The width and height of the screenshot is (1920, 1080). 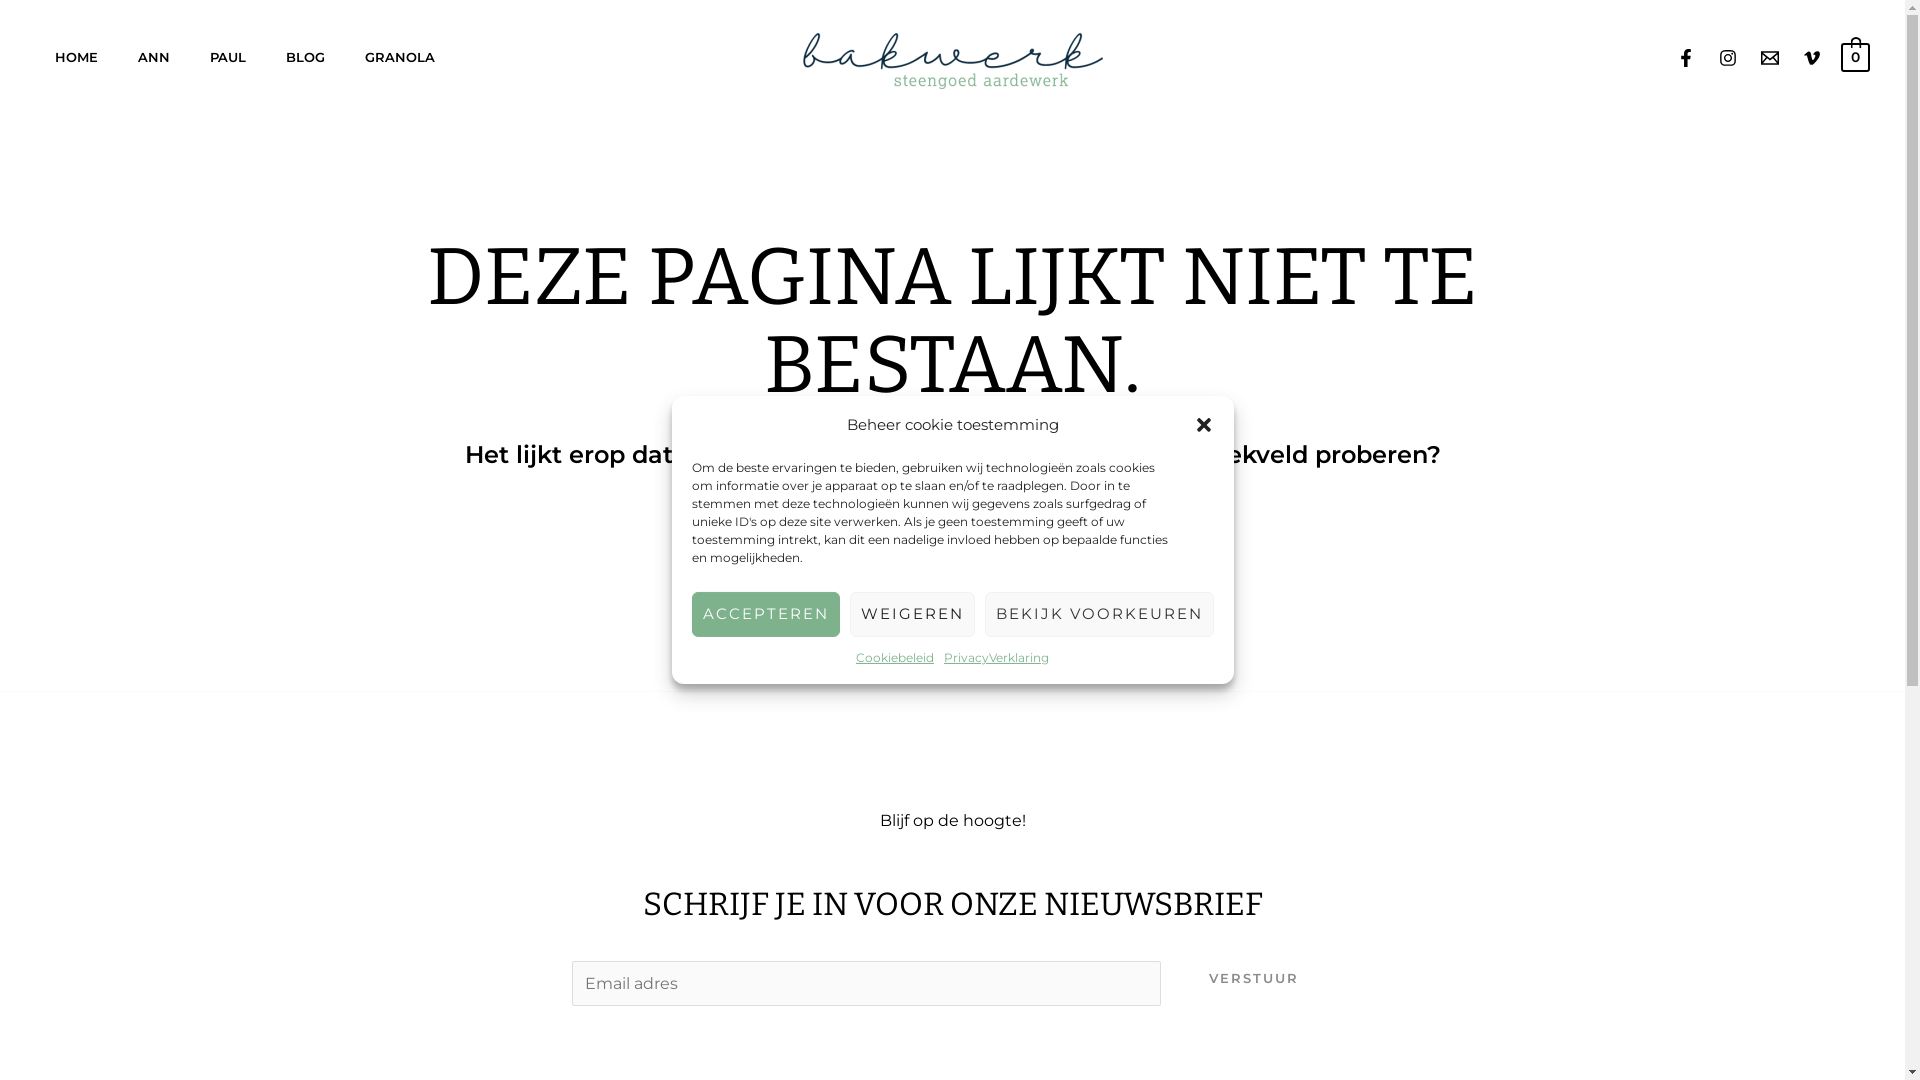 What do you see at coordinates (1252, 977) in the screenshot?
I see `'VERSTUUR'` at bounding box center [1252, 977].